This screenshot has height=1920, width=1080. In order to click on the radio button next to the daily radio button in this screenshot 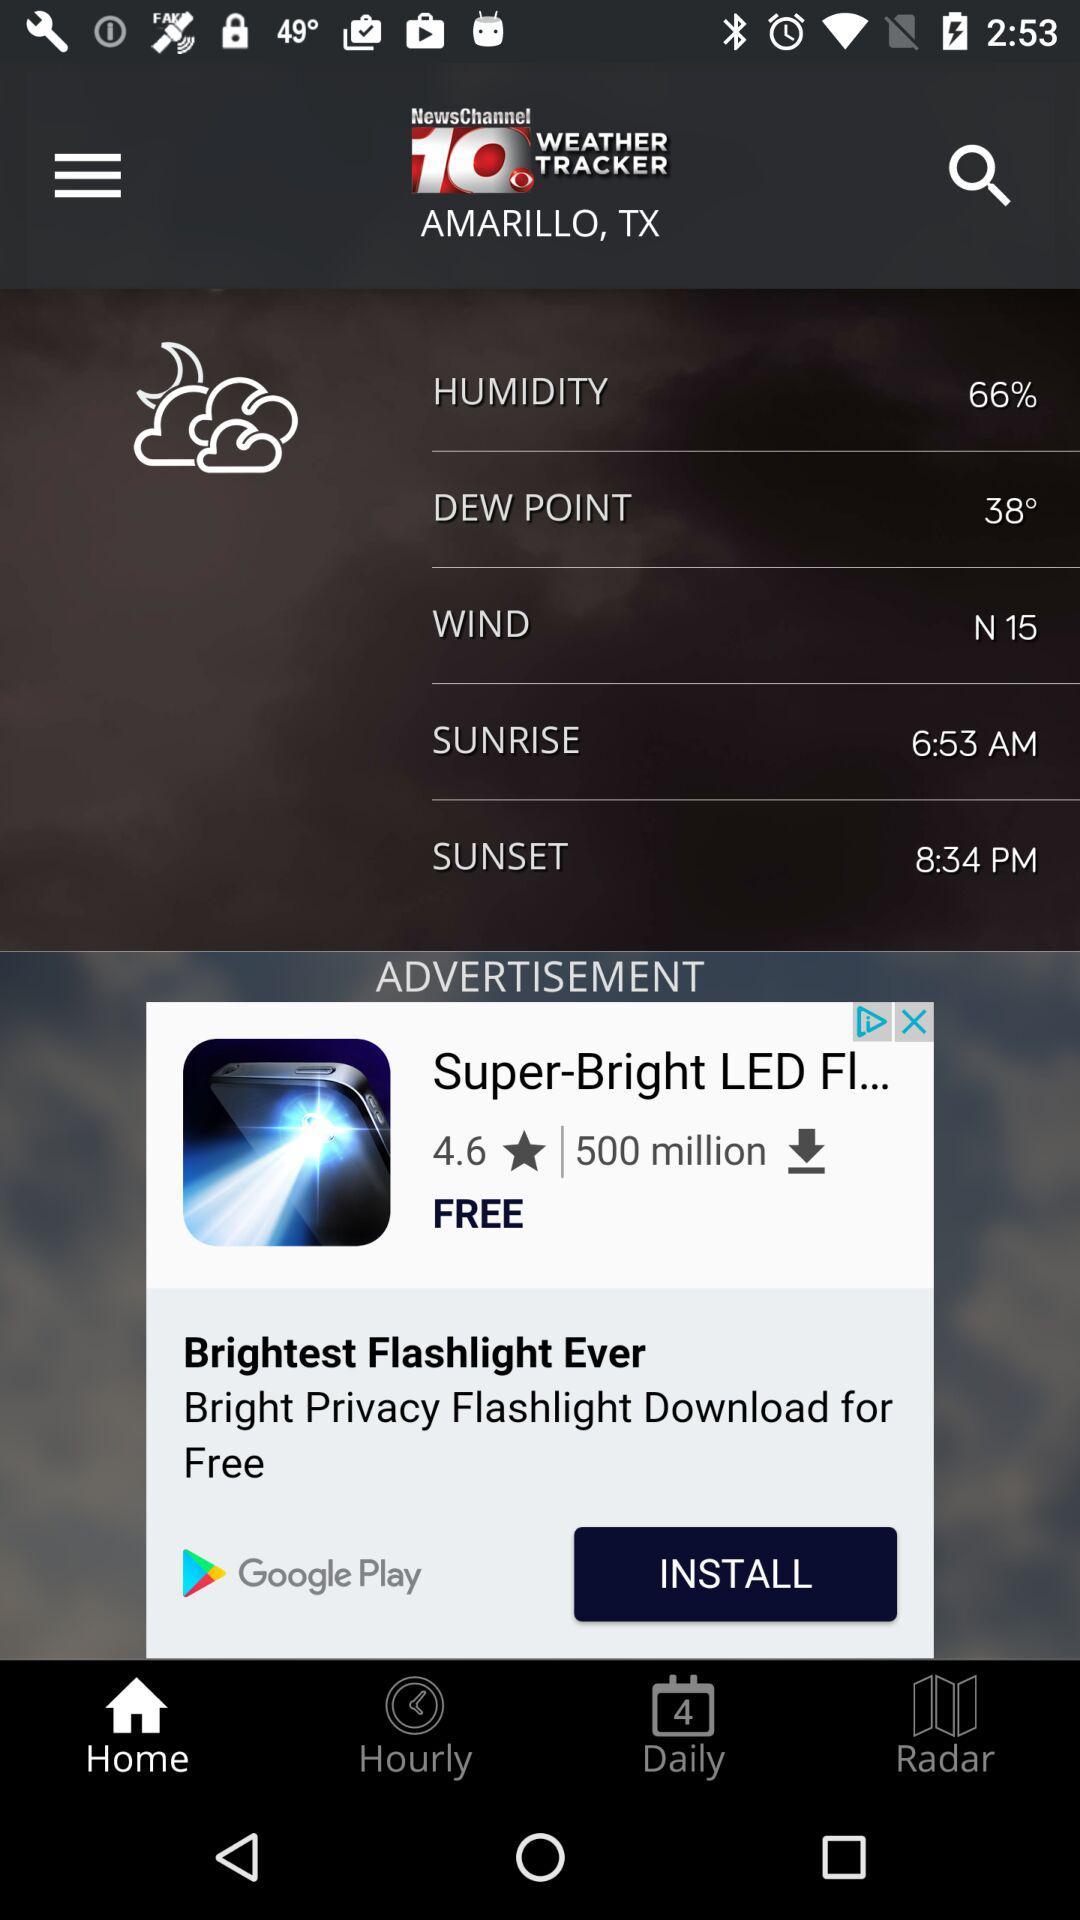, I will do `click(945, 1726)`.